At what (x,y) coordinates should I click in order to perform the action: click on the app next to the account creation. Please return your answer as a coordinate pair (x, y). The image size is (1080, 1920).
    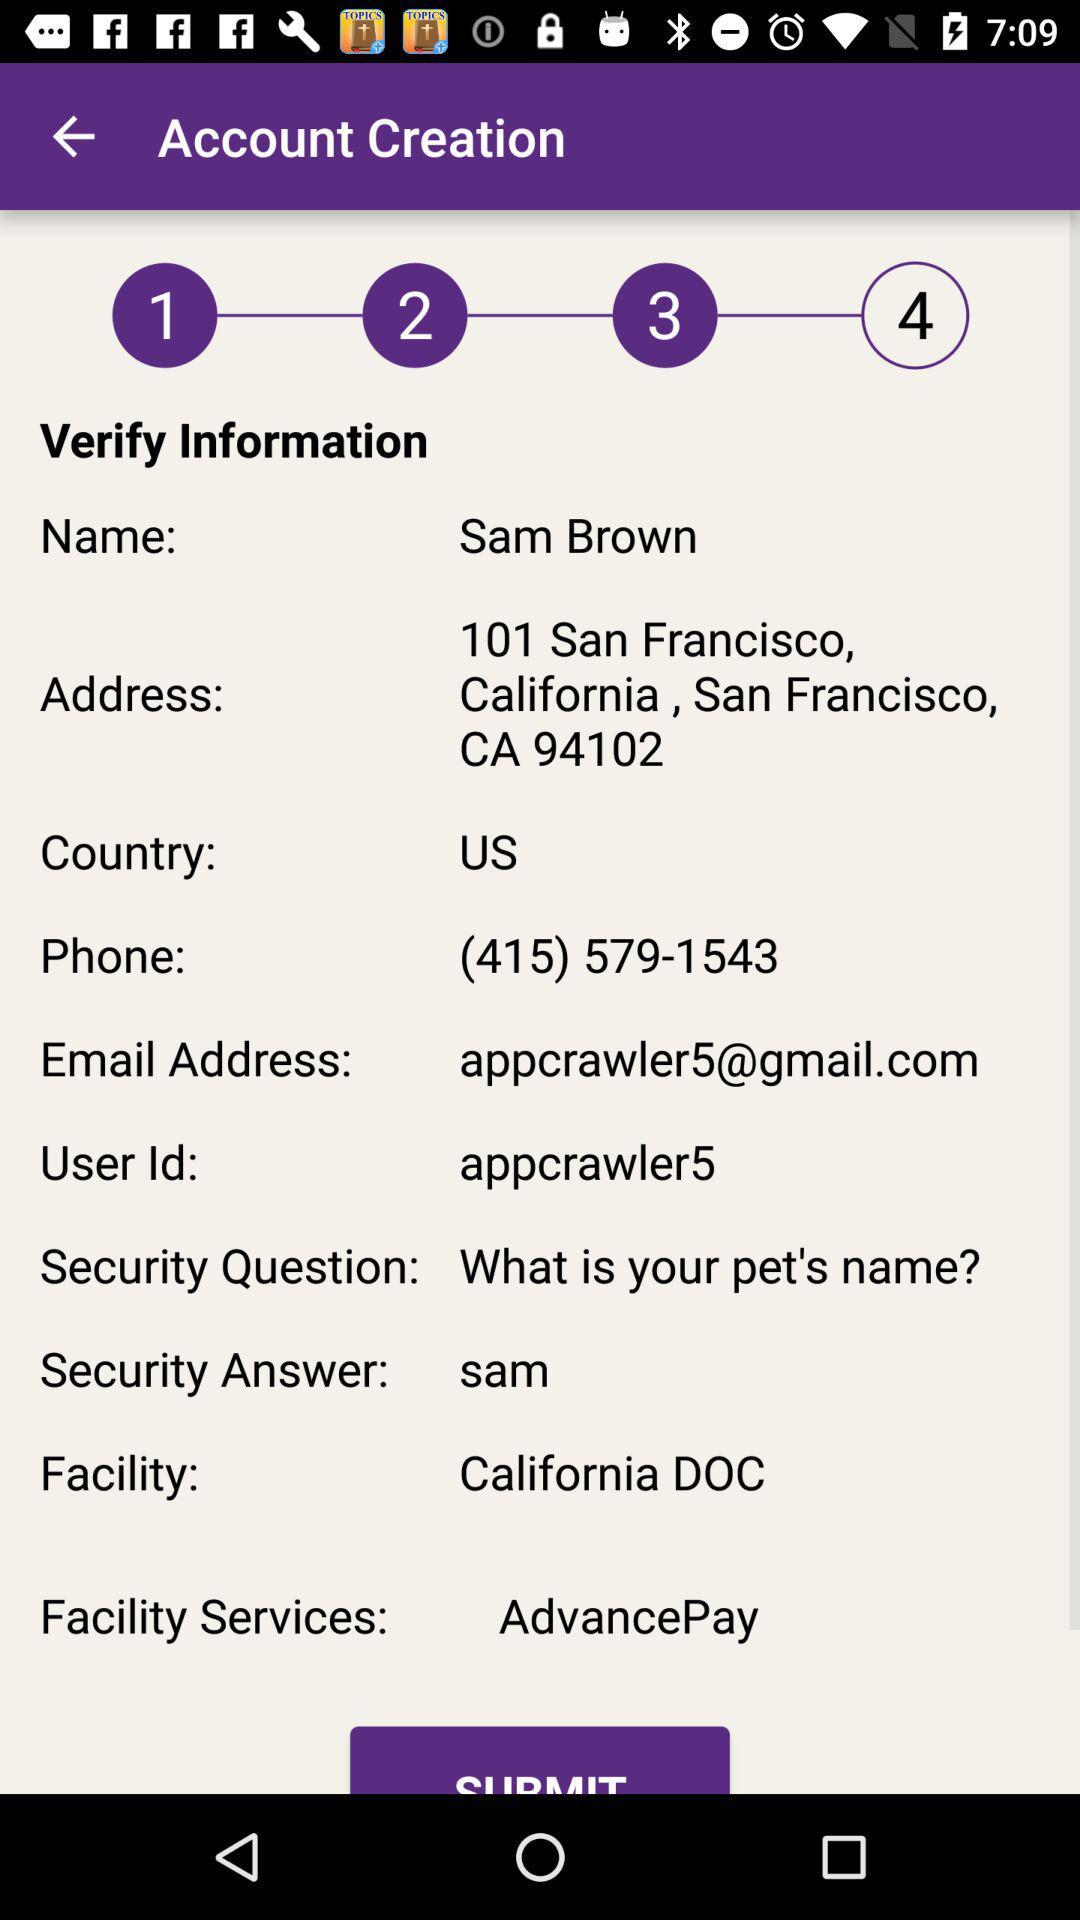
    Looking at the image, I should click on (72, 135).